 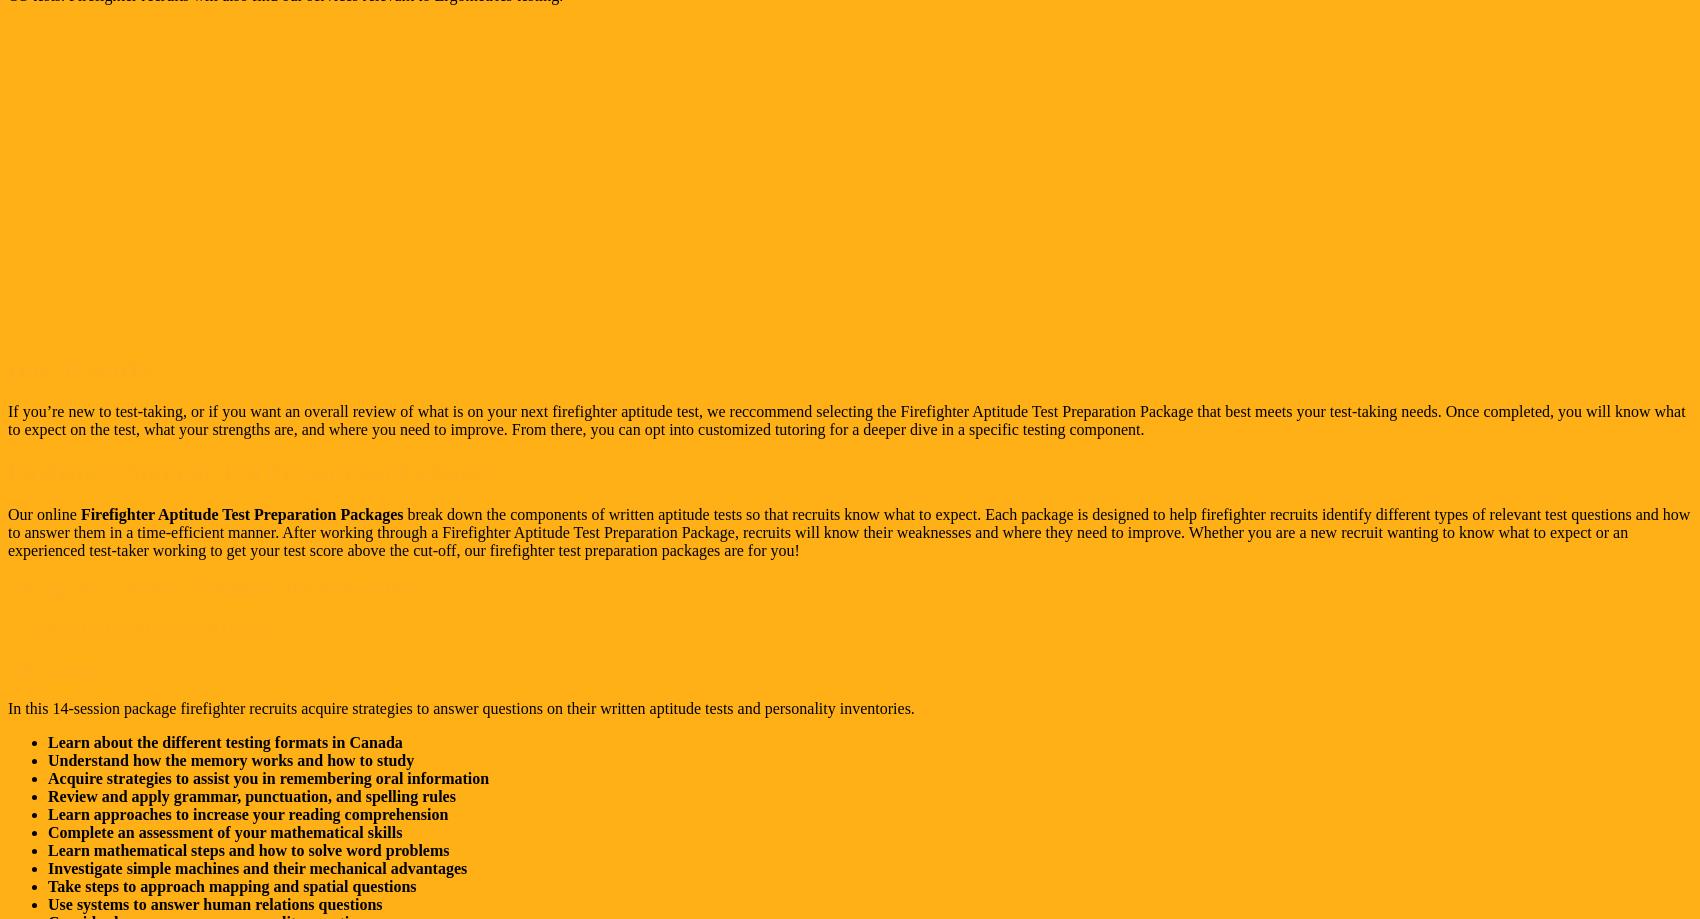 I want to click on 'Learn about the different testing formats in Canada', so click(x=225, y=742).